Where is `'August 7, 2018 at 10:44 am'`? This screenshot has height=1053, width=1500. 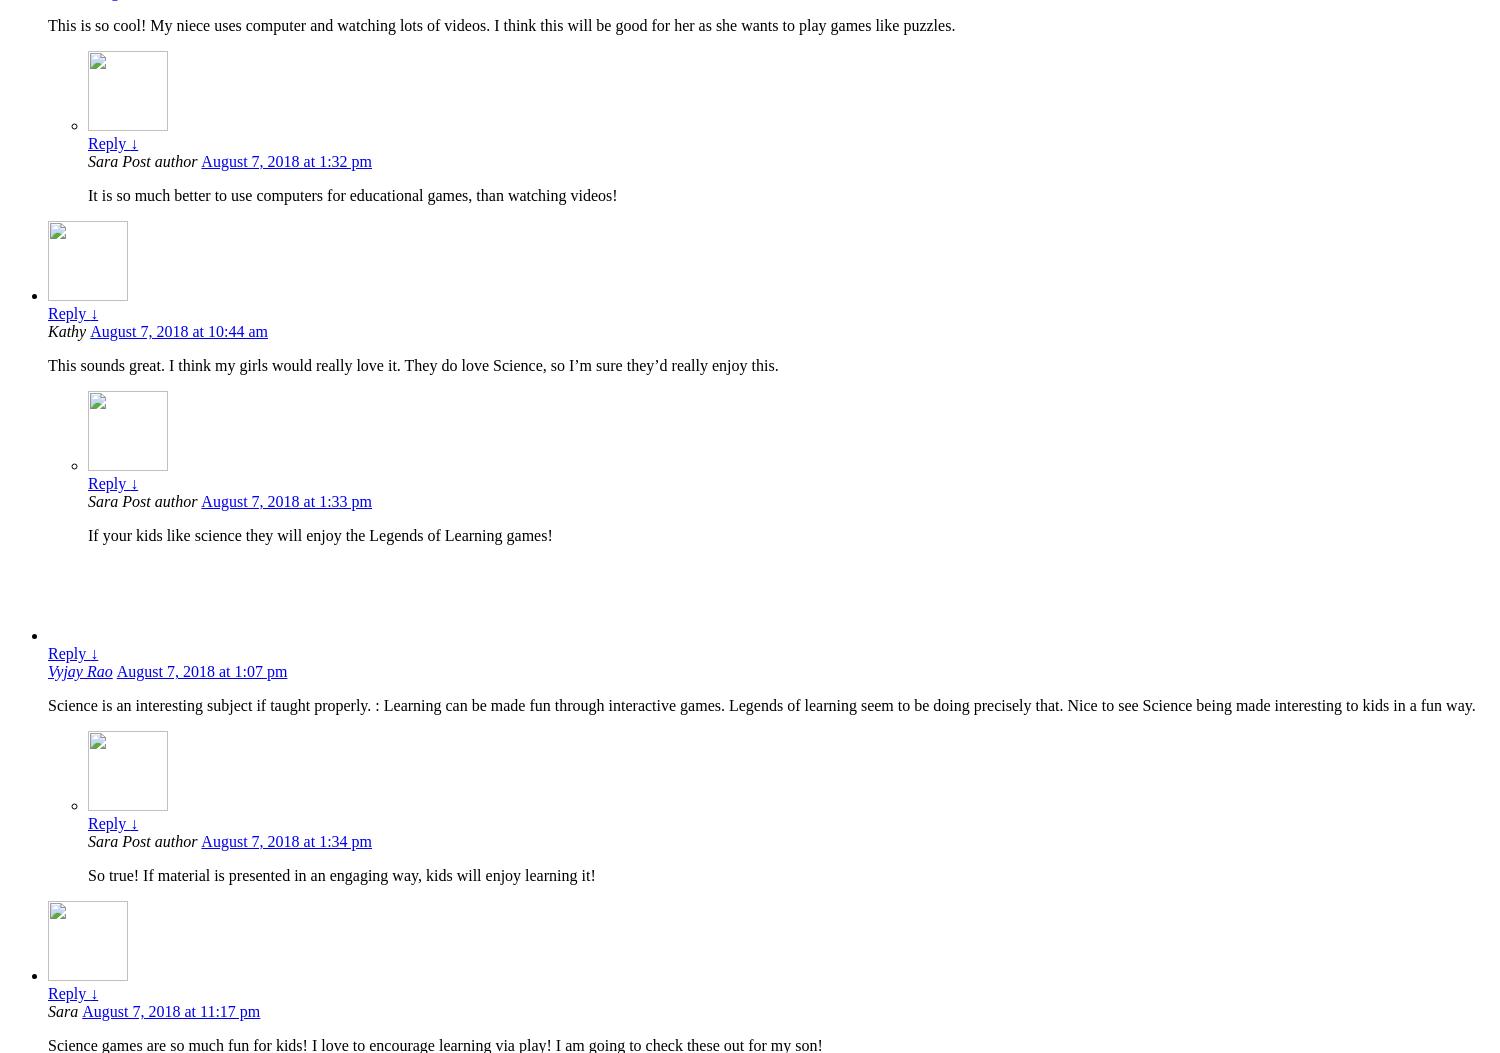 'August 7, 2018 at 10:44 am' is located at coordinates (178, 331).